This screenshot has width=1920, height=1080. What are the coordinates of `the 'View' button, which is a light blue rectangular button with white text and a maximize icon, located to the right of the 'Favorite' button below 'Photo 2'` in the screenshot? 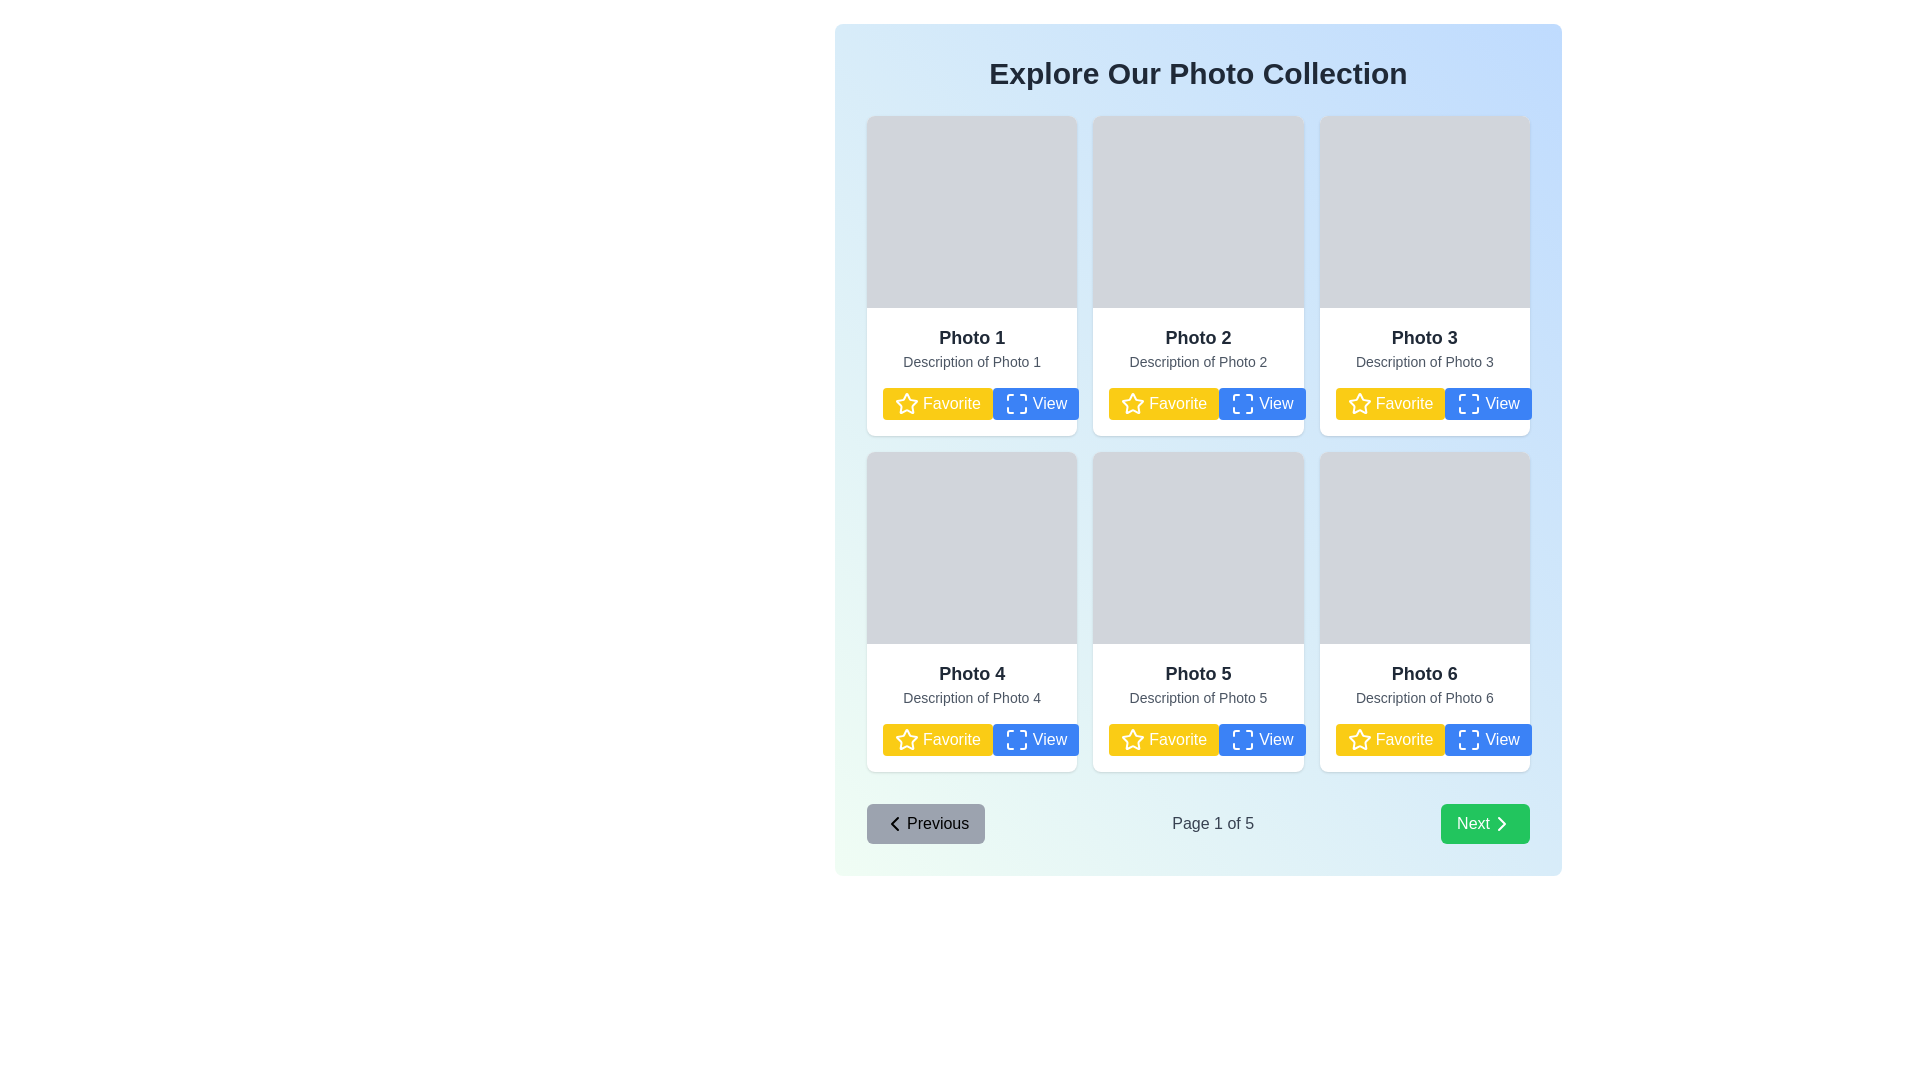 It's located at (1261, 404).